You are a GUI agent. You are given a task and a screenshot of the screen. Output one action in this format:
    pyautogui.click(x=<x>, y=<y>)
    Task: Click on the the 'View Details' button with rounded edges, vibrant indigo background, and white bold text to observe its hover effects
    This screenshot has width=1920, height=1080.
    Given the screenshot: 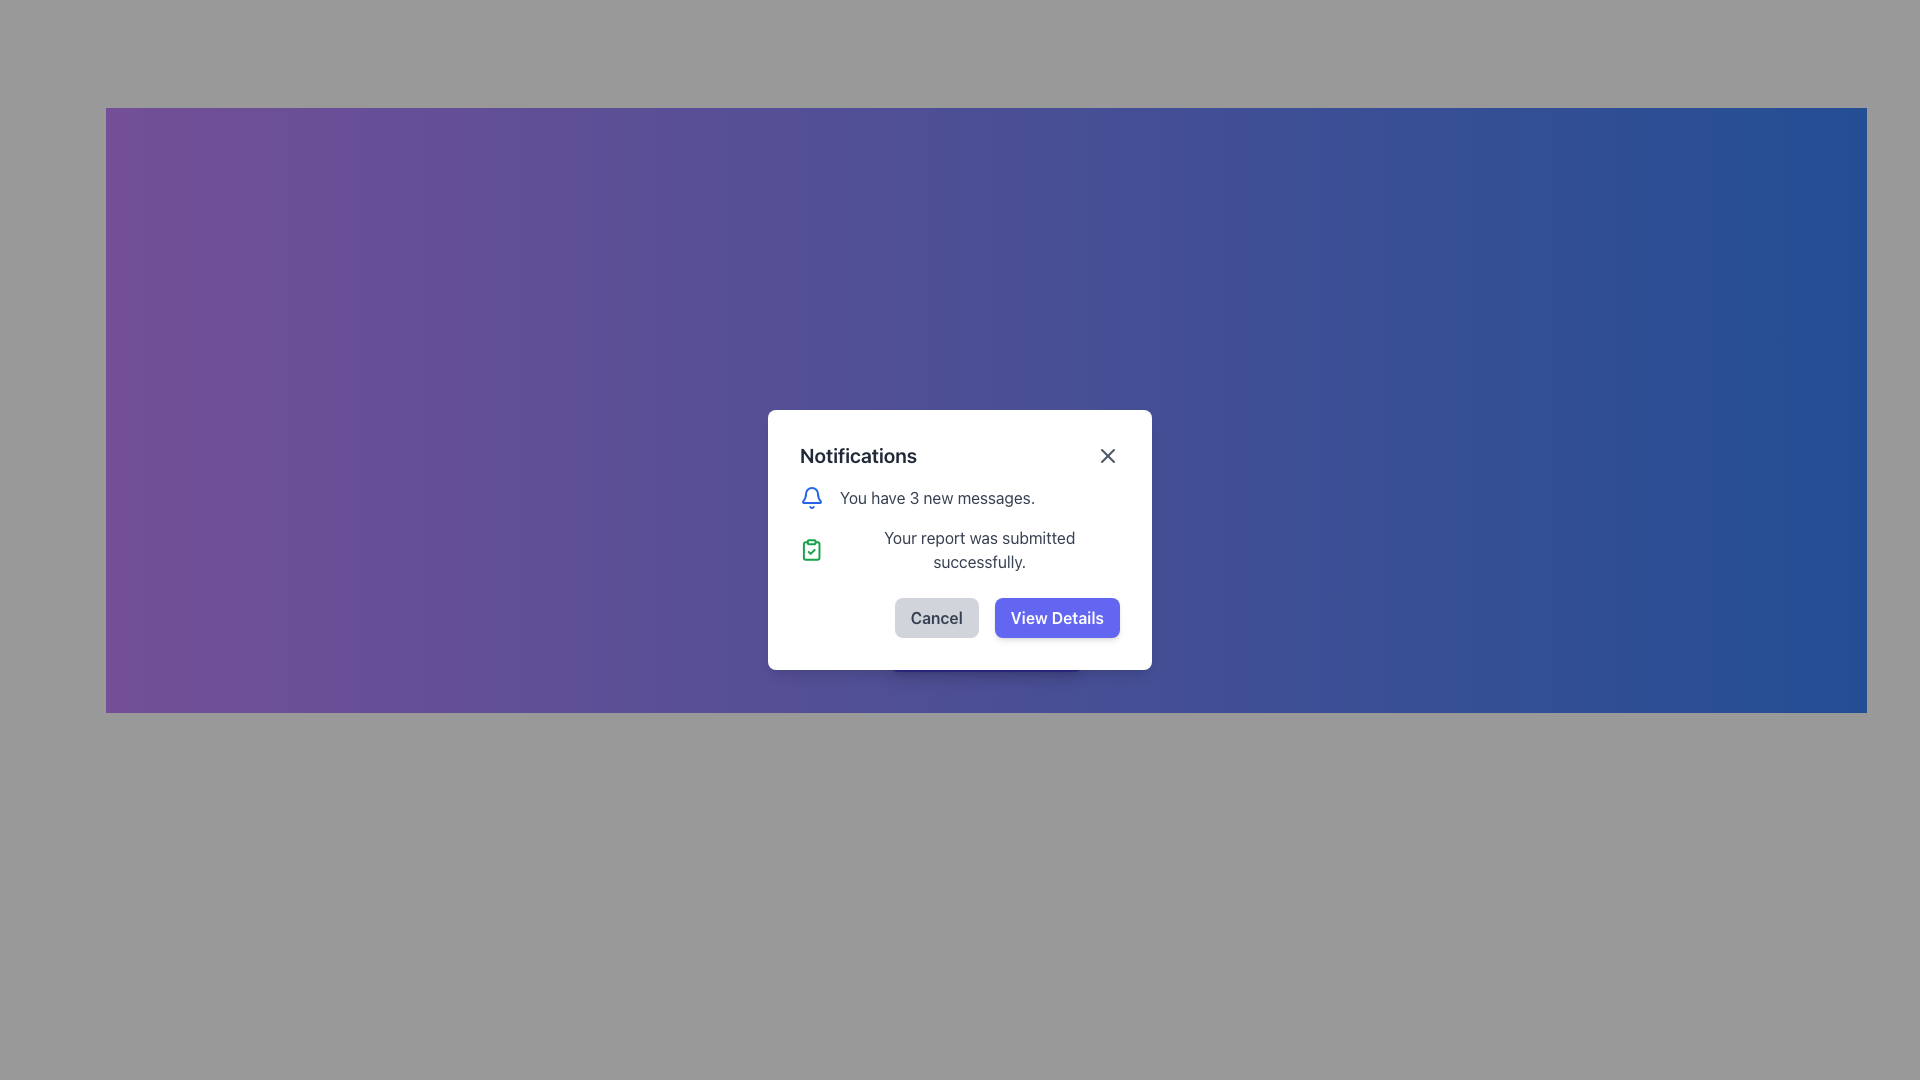 What is the action you would take?
    pyautogui.click(x=1056, y=616)
    